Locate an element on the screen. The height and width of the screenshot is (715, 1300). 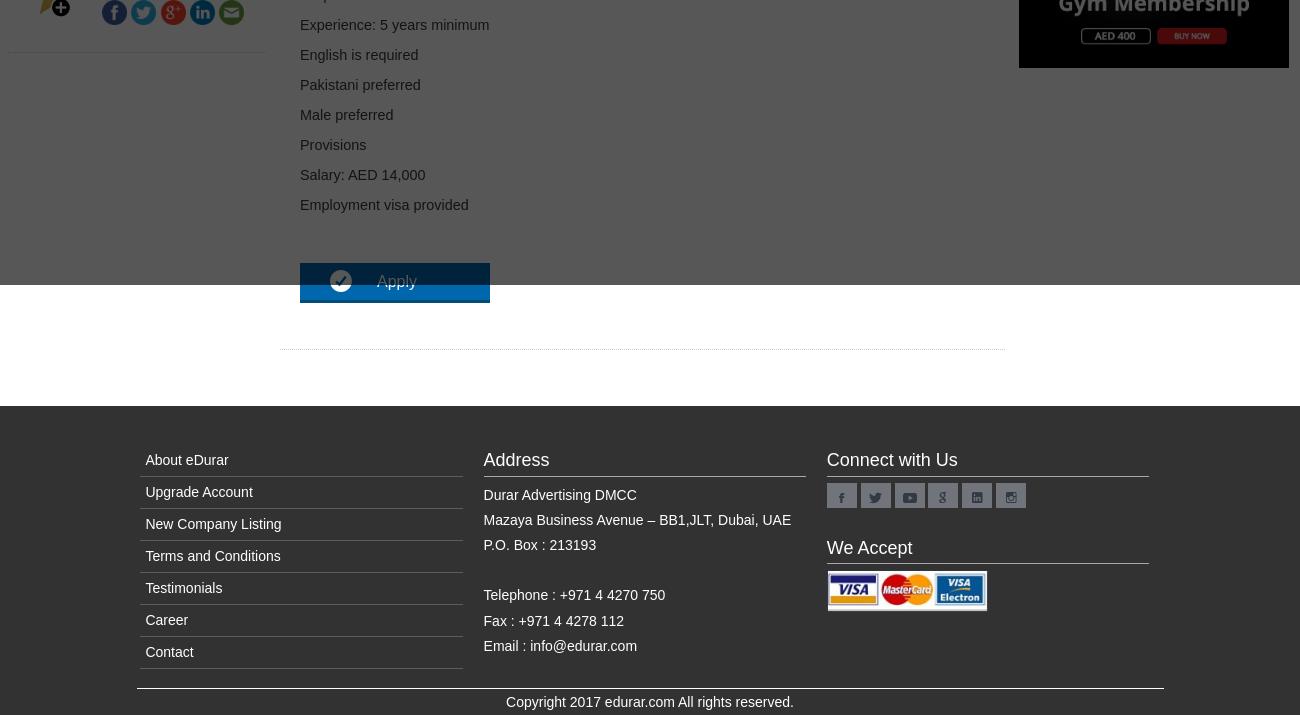
'Contact' is located at coordinates (143, 651).